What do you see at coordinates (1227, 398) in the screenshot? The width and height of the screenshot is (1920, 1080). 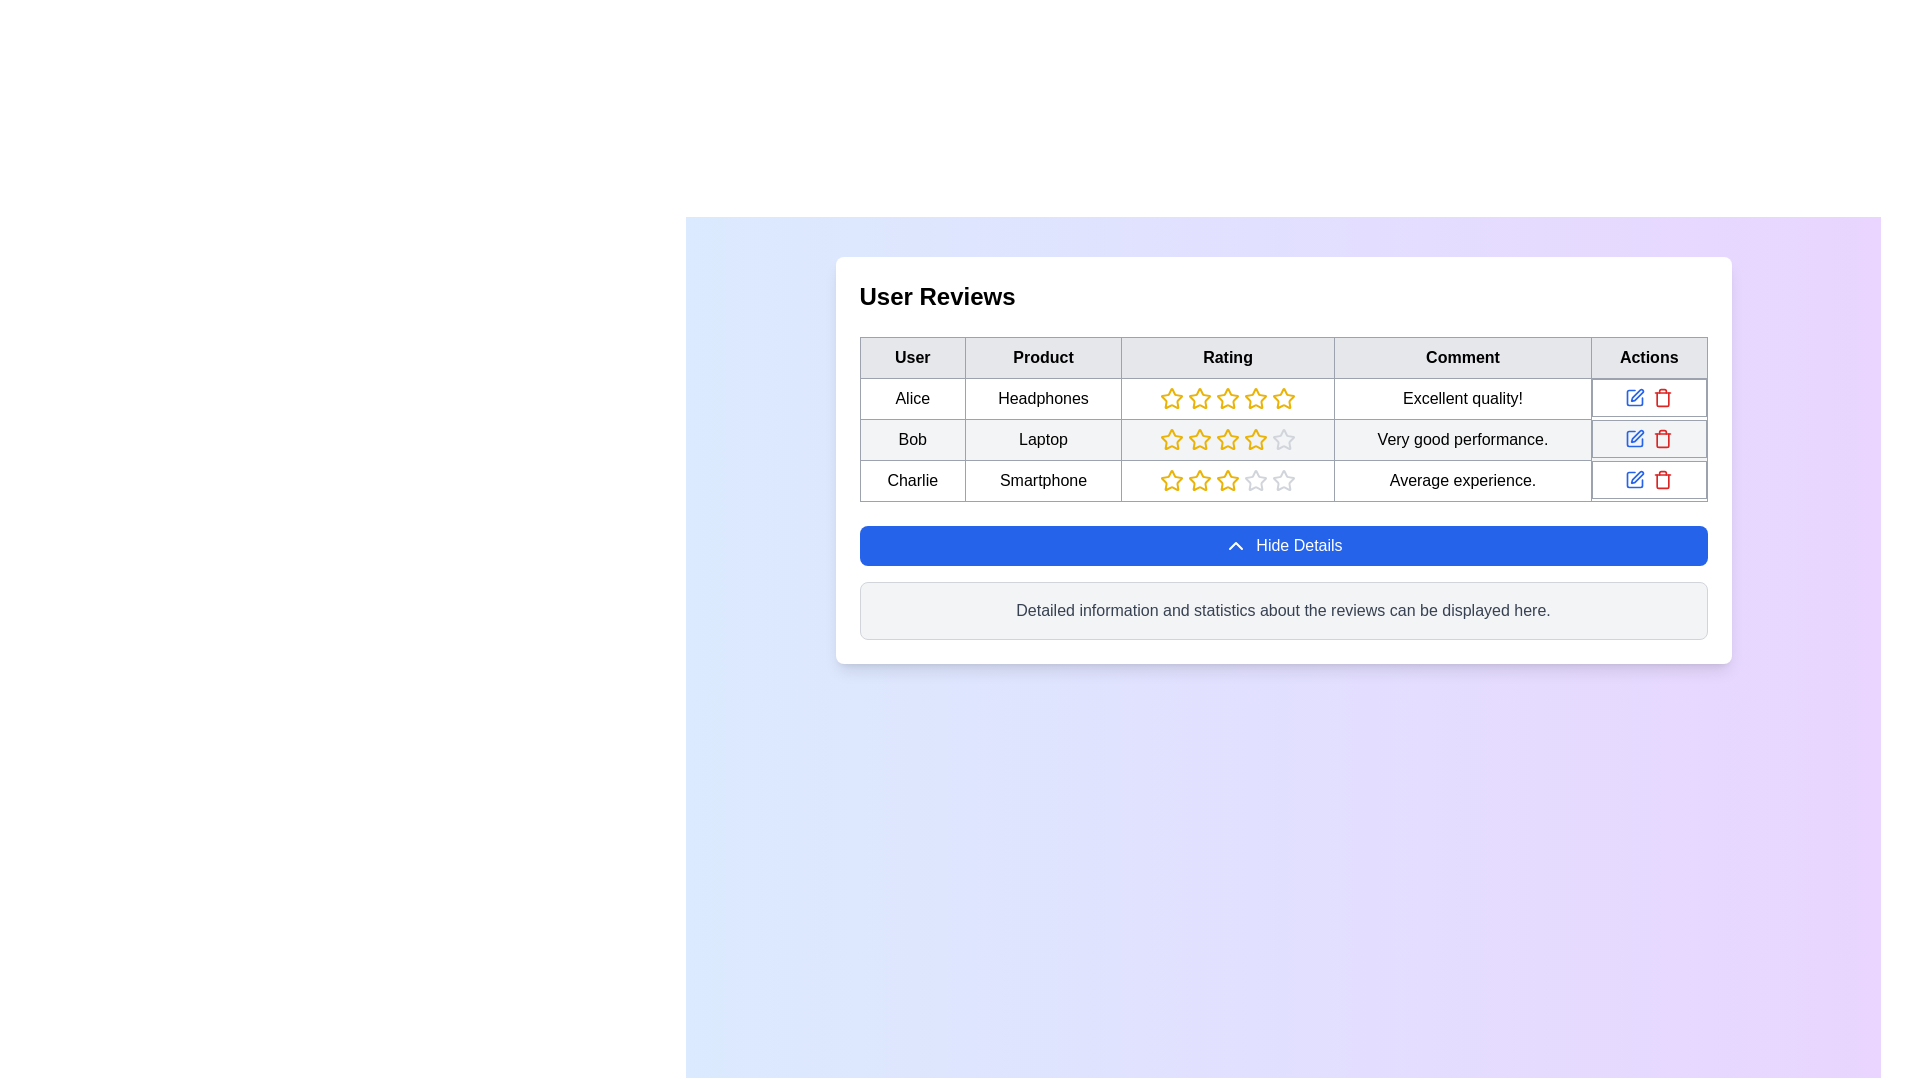 I see `the third star in the five-star rating system located in the 'Rating' column for the user 'Alice' and product 'Headphones'` at bounding box center [1227, 398].